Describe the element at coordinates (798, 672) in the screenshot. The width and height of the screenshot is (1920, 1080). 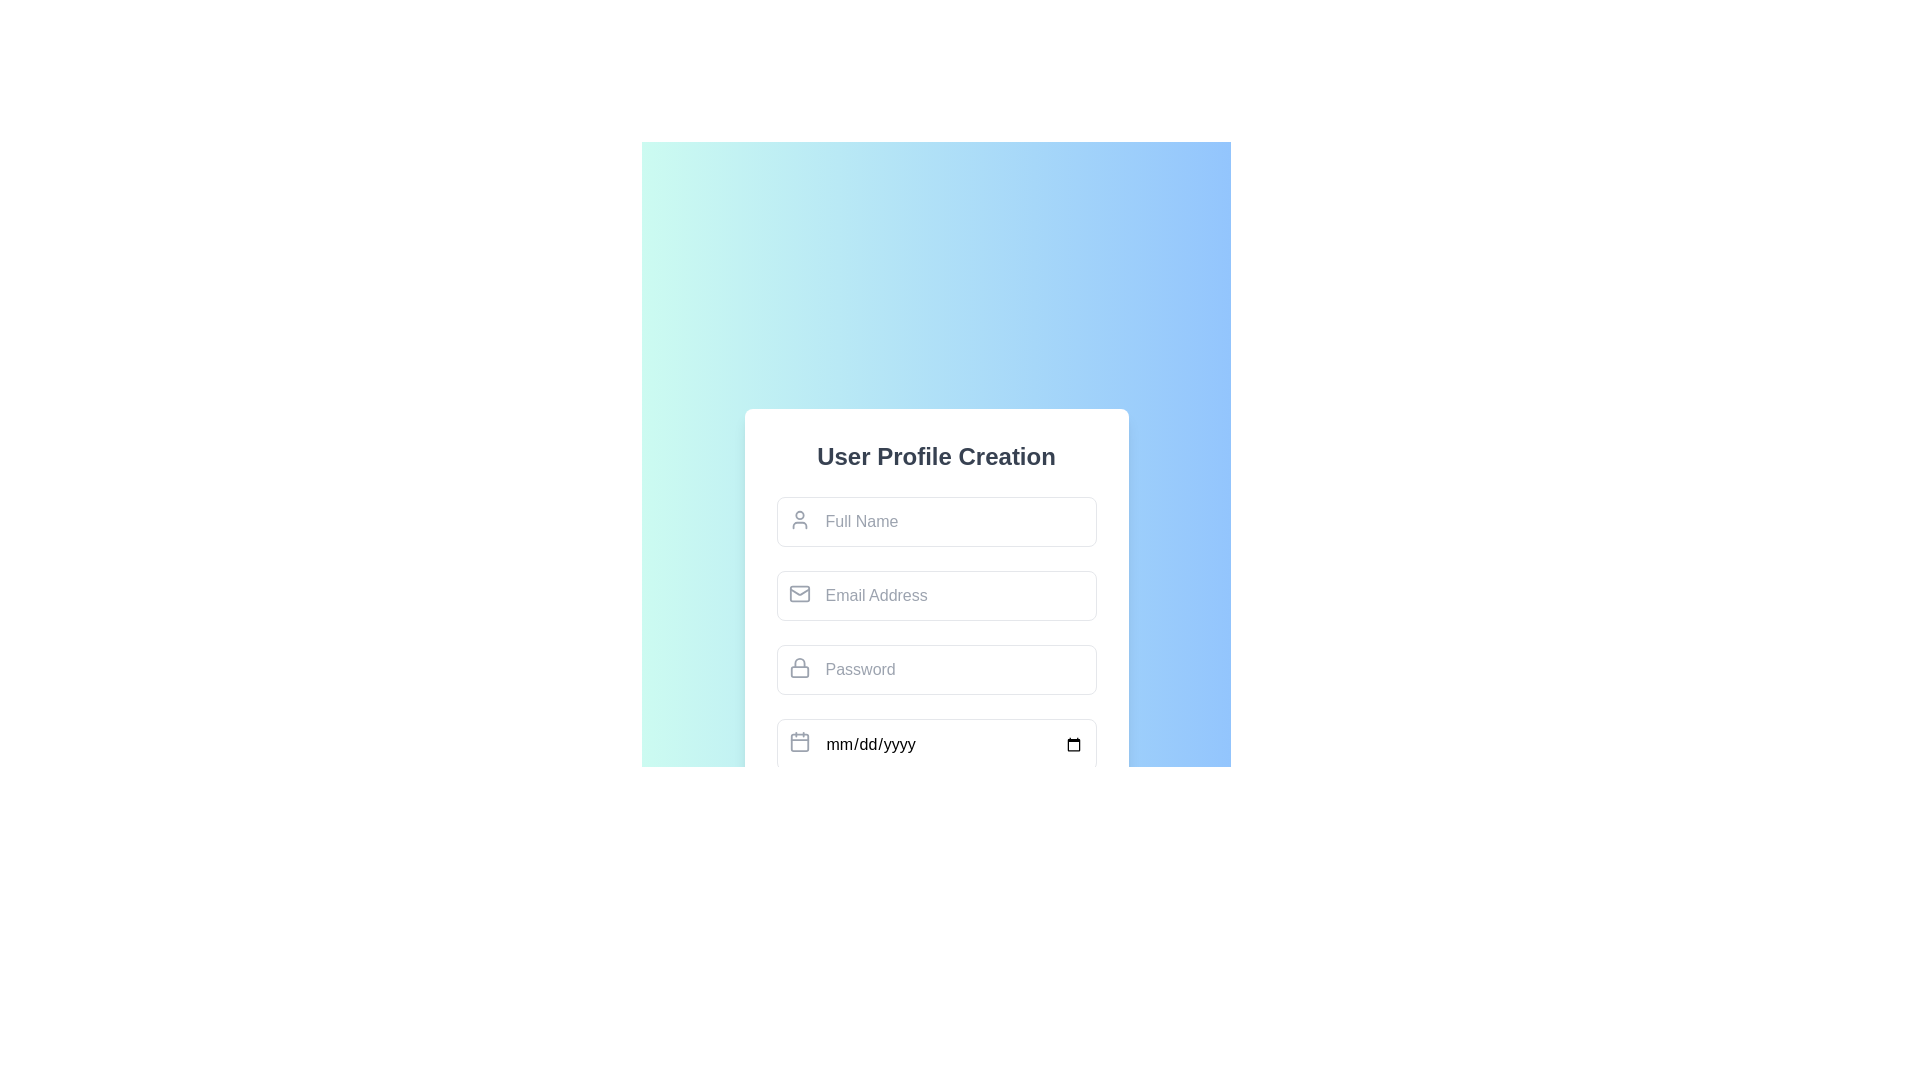
I see `the rounded rectangle element of the lock icon positioned to the left of the password input field` at that location.